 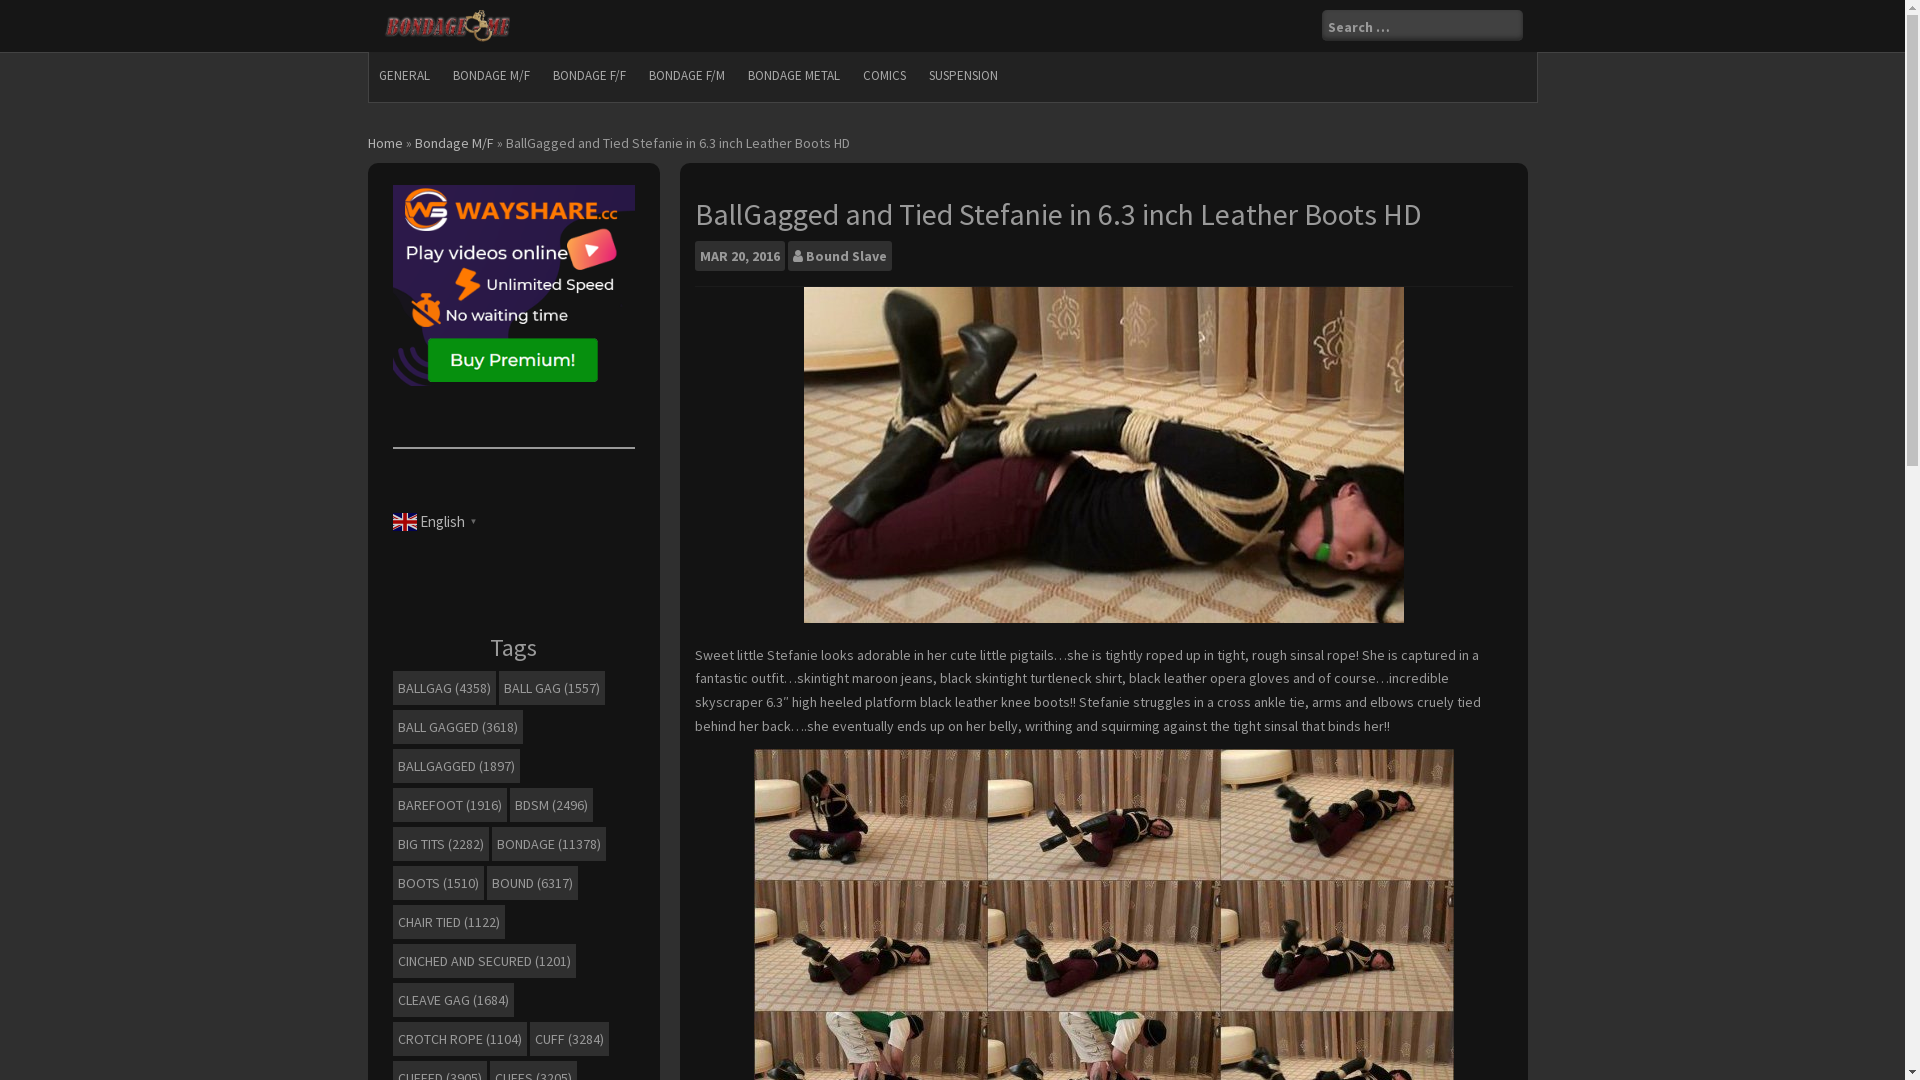 What do you see at coordinates (498, 686) in the screenshot?
I see `'BALL GAG (1557)'` at bounding box center [498, 686].